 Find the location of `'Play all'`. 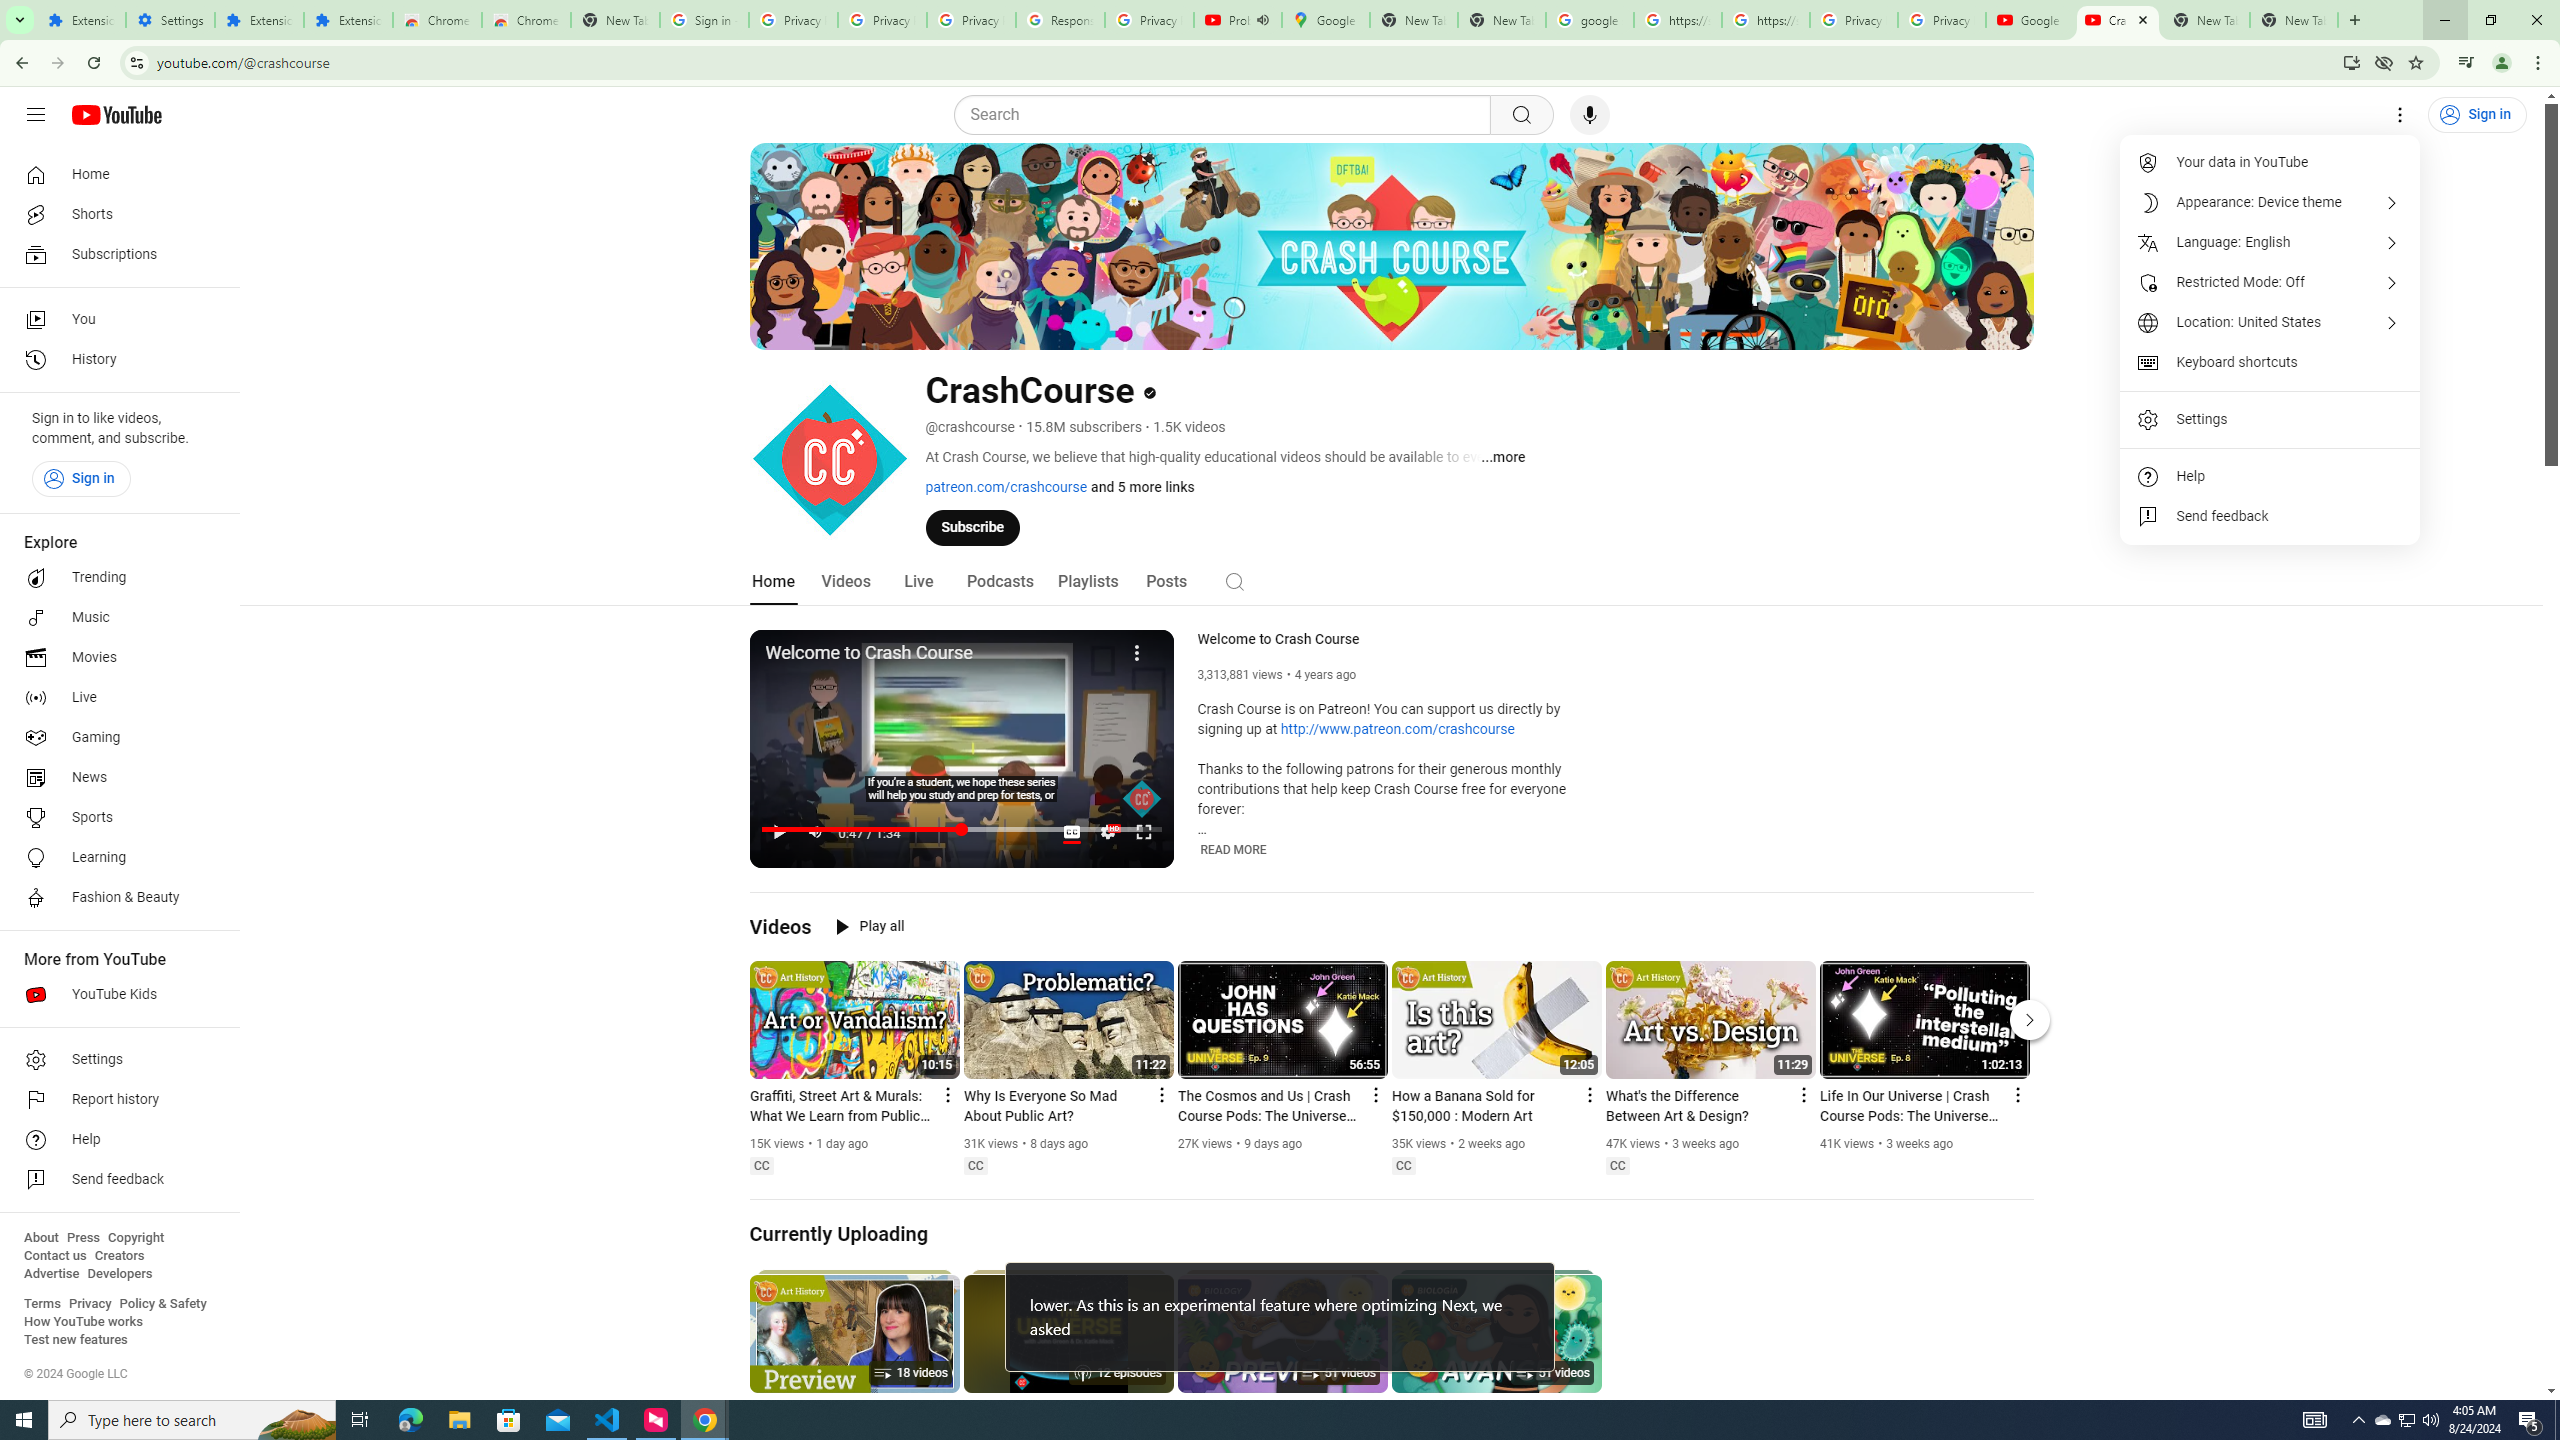

'Play all' is located at coordinates (869, 926).